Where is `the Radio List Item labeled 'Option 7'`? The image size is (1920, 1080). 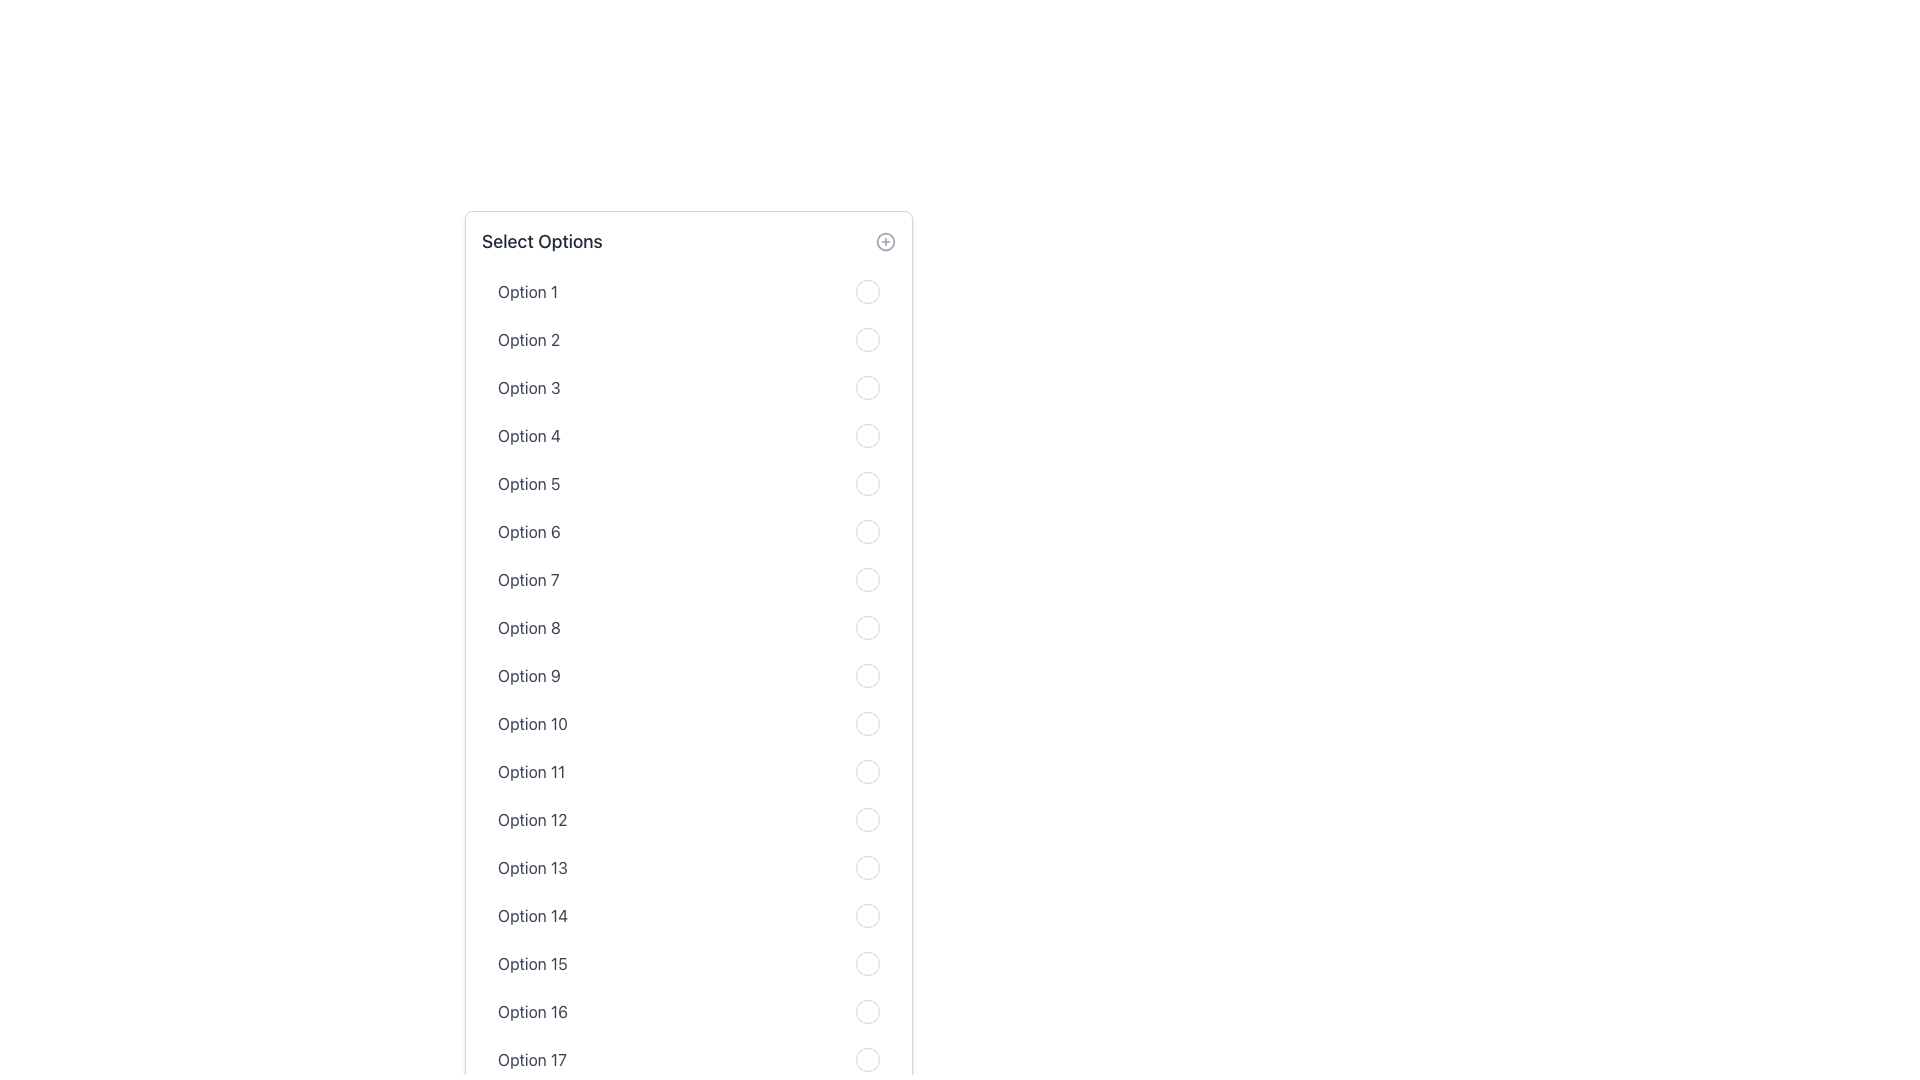 the Radio List Item labeled 'Option 7' is located at coordinates (689, 579).